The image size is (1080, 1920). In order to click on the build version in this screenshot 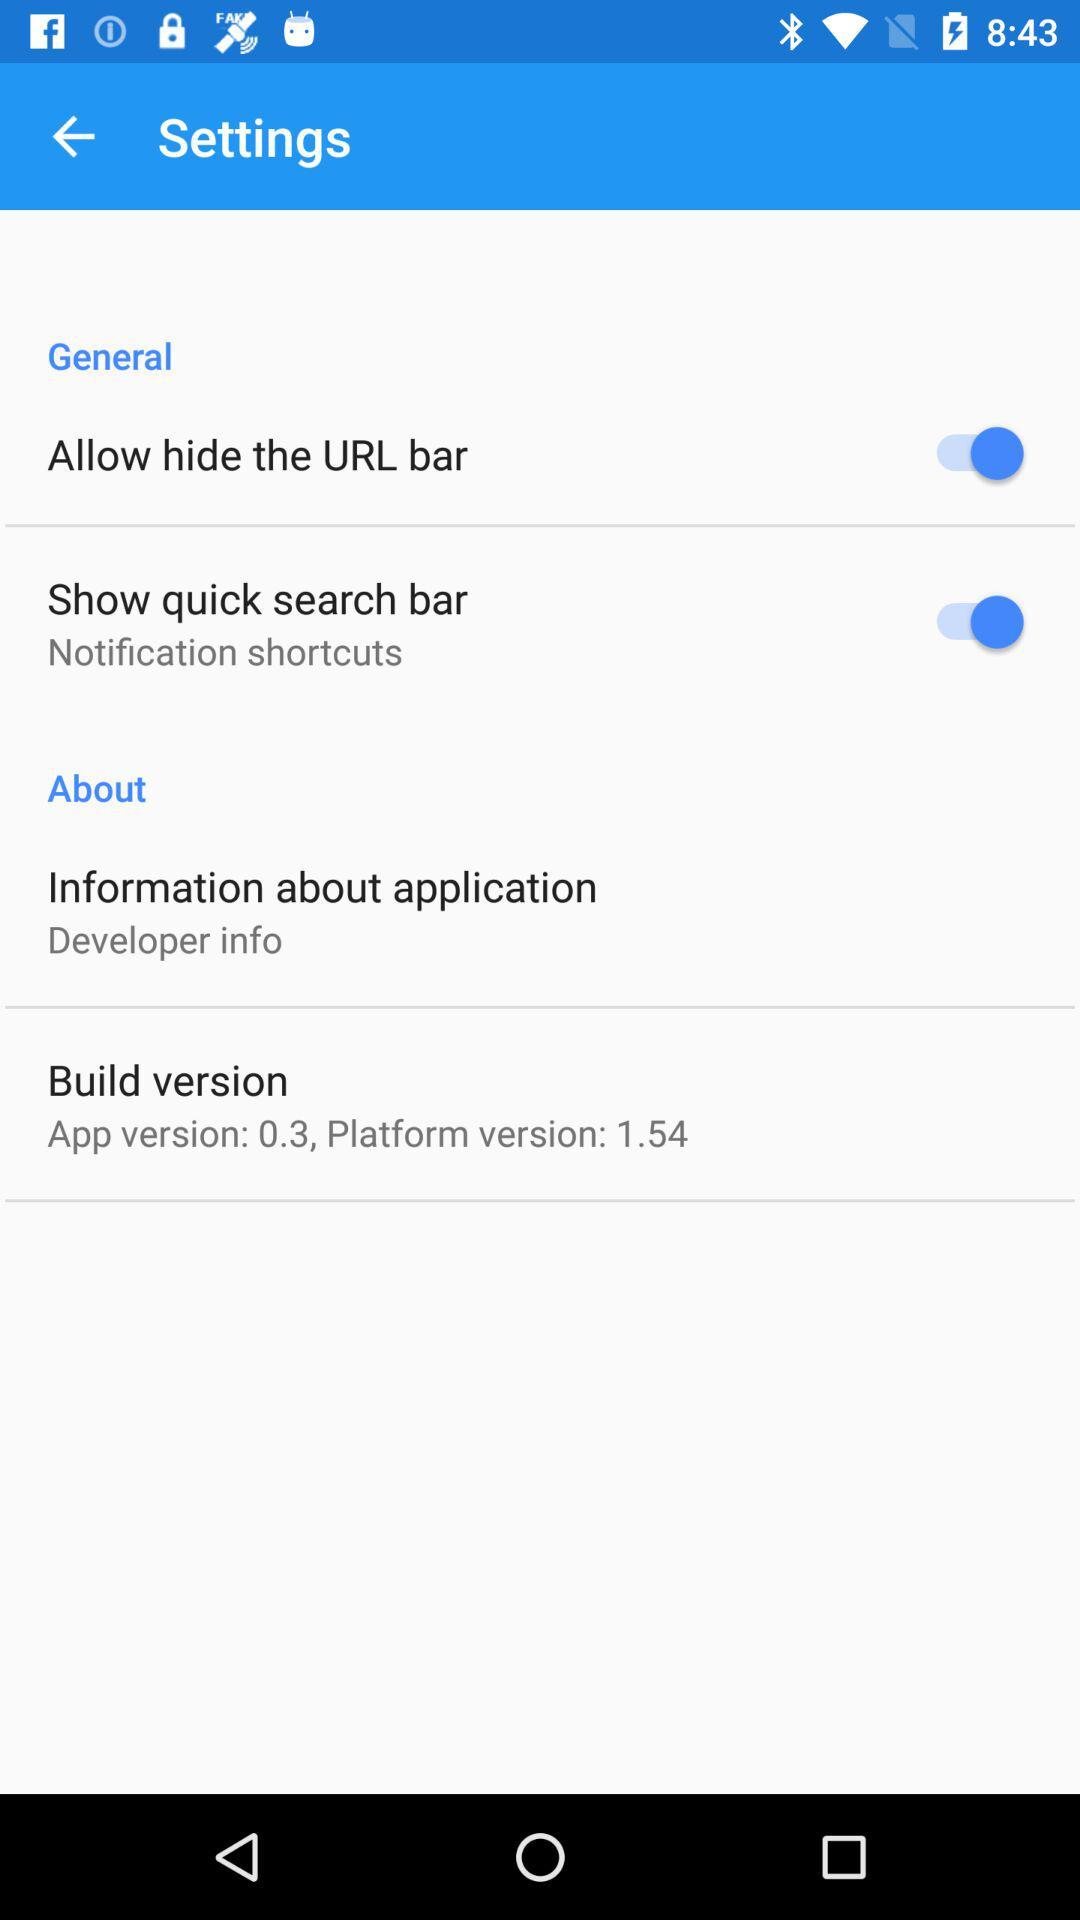, I will do `click(167, 1078)`.